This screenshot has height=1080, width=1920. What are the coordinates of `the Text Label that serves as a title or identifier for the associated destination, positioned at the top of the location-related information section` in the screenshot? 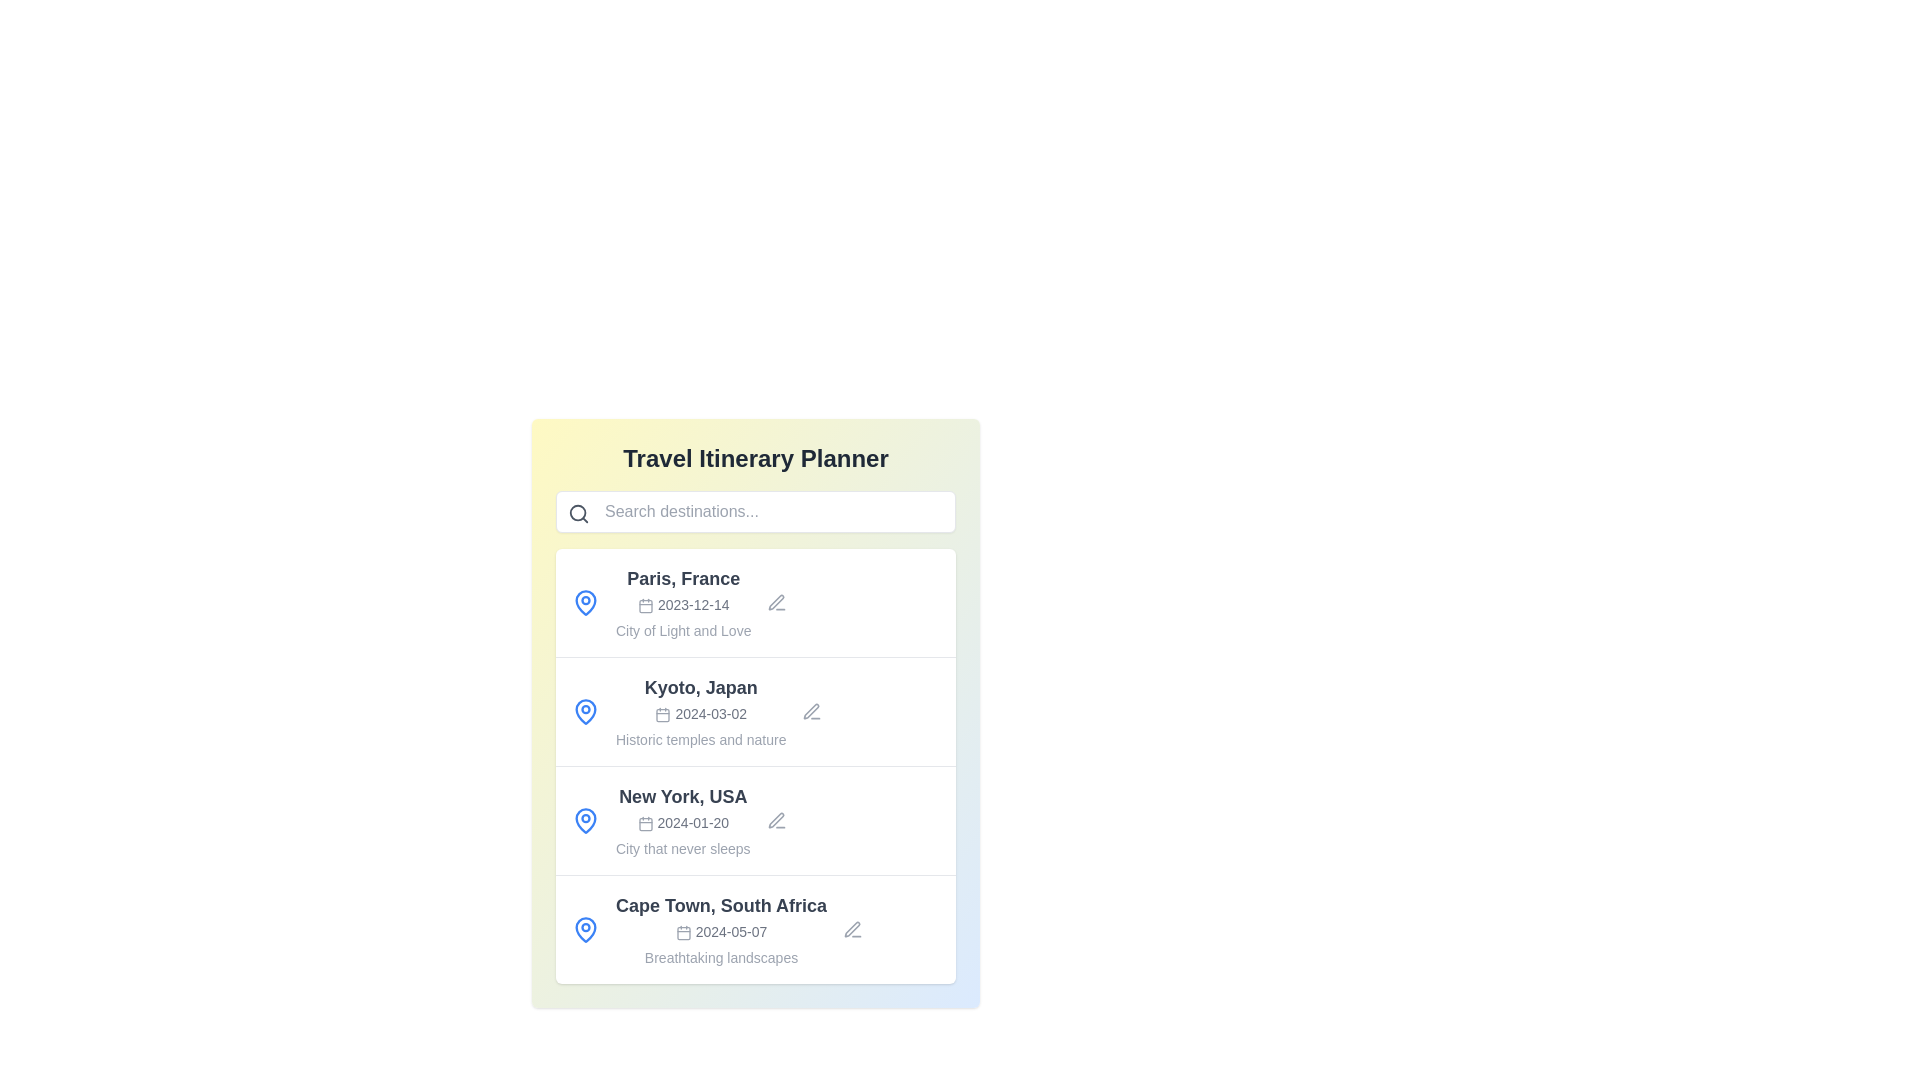 It's located at (683, 796).